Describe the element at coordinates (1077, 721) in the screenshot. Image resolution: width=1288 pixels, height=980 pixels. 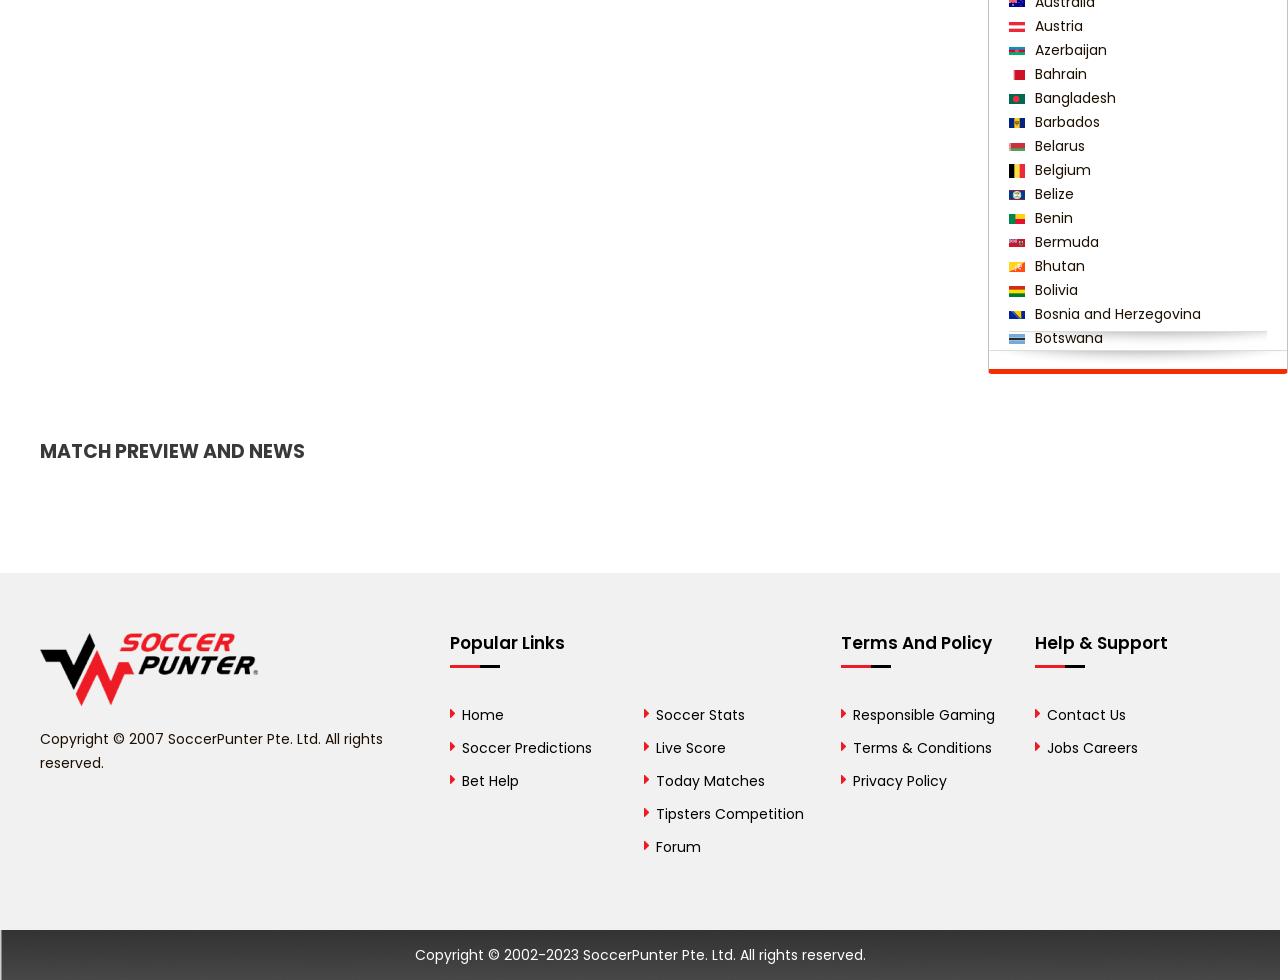
I see `'Côte d'Ivoire'` at that location.